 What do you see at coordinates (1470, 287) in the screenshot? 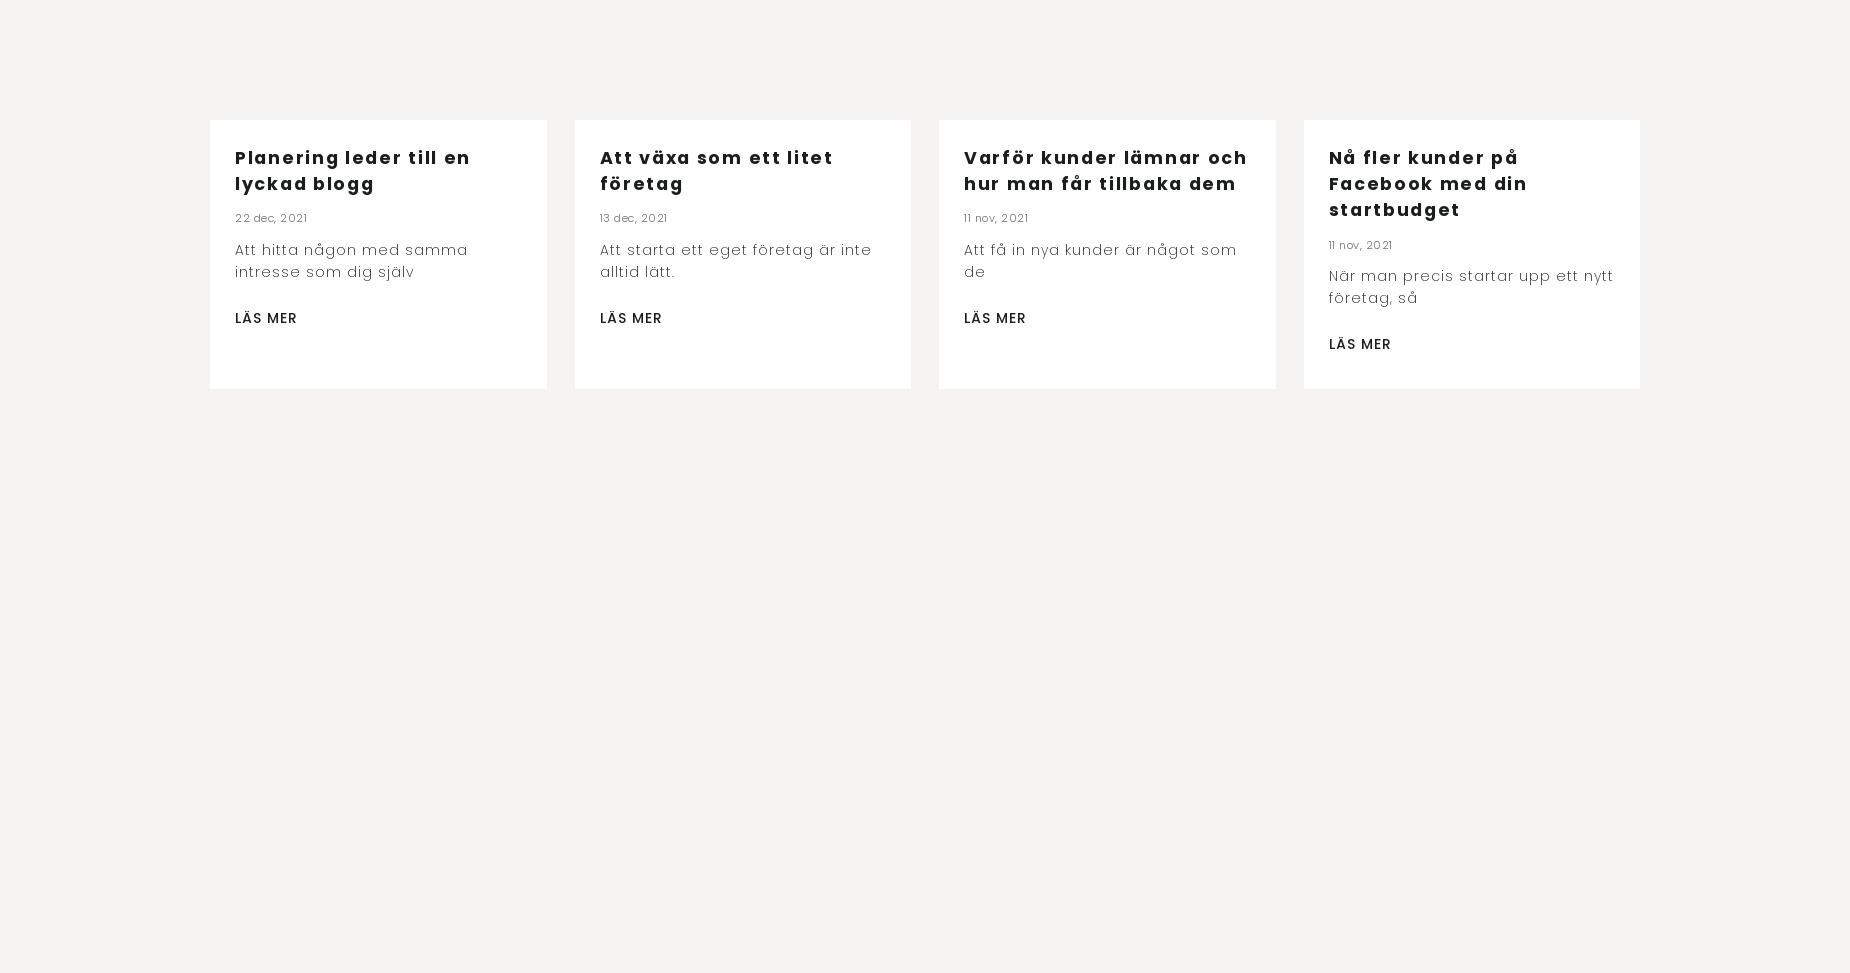
I see `'När man precis startar upp ett nytt företag, så'` at bounding box center [1470, 287].